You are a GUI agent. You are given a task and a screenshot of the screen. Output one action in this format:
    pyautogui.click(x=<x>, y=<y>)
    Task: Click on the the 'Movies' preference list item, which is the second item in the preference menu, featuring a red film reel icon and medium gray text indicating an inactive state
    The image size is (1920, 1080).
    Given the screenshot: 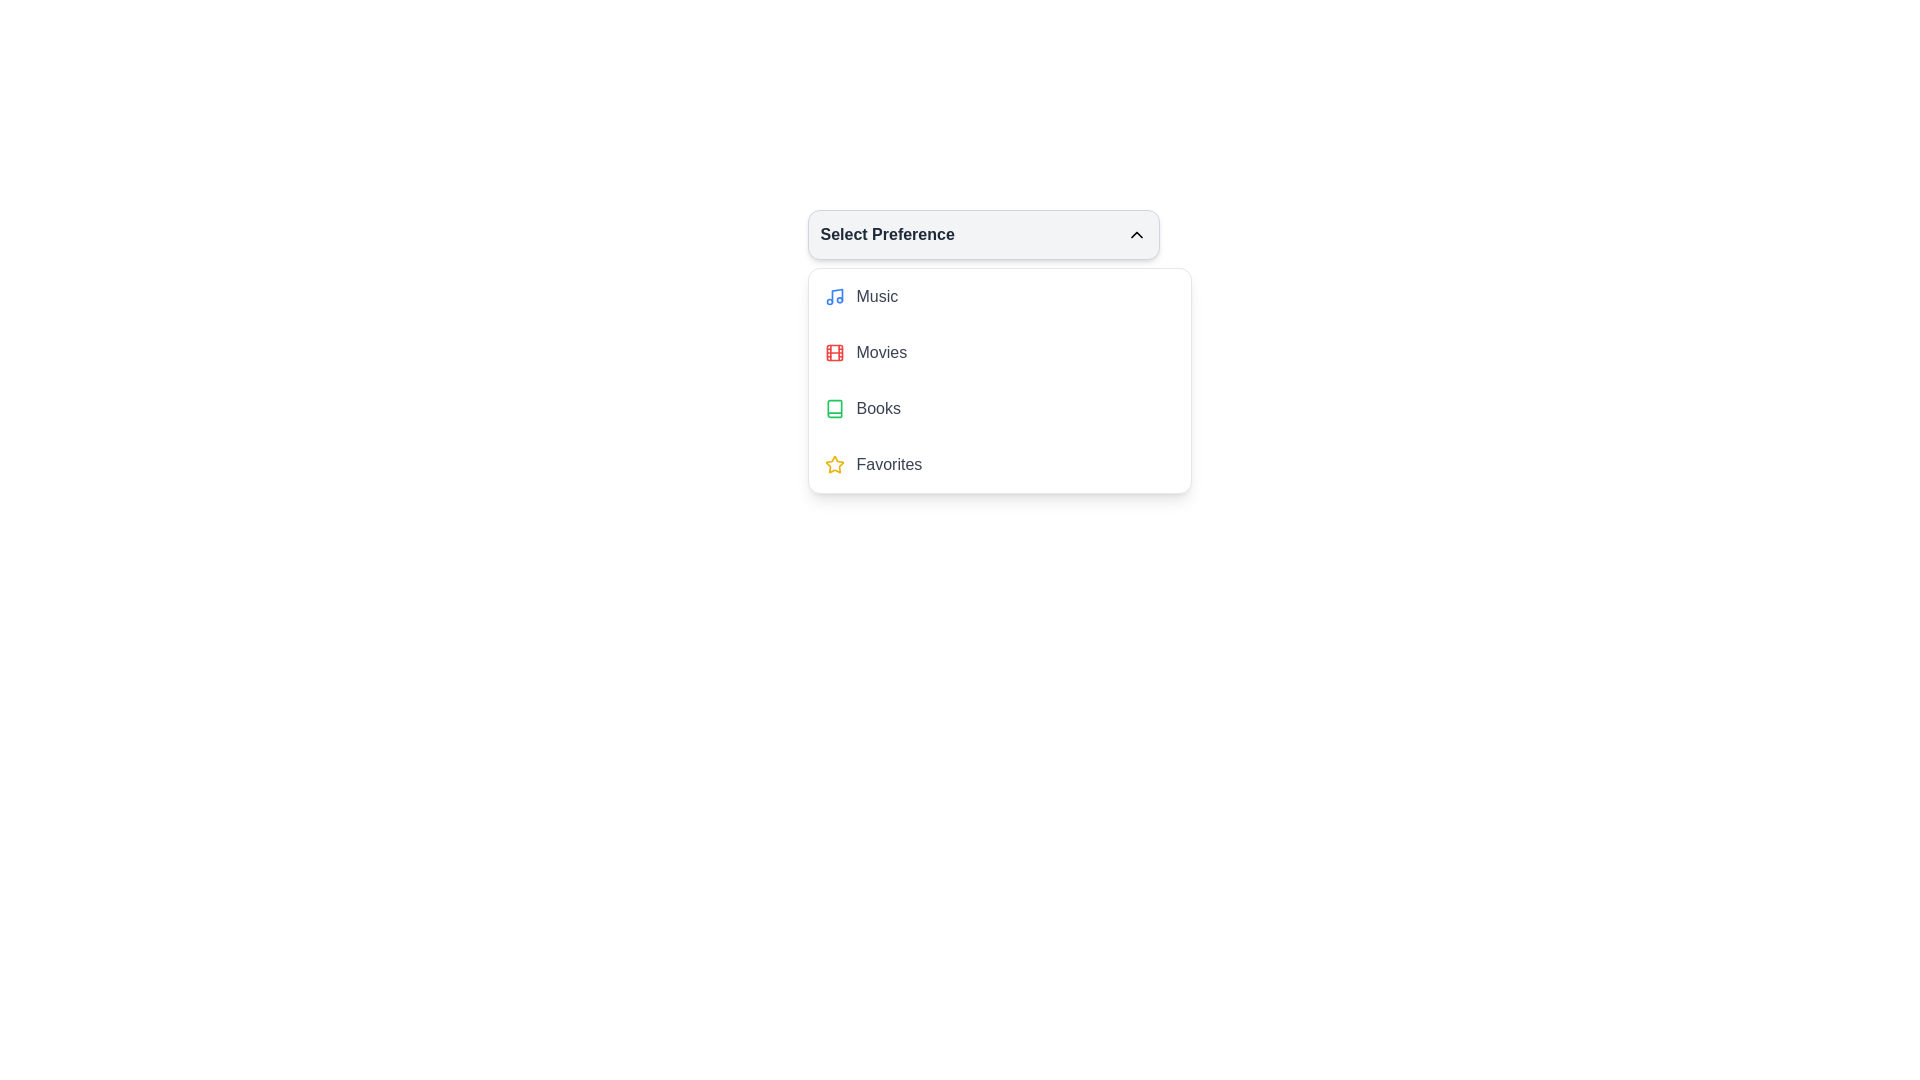 What is the action you would take?
    pyautogui.click(x=999, y=352)
    